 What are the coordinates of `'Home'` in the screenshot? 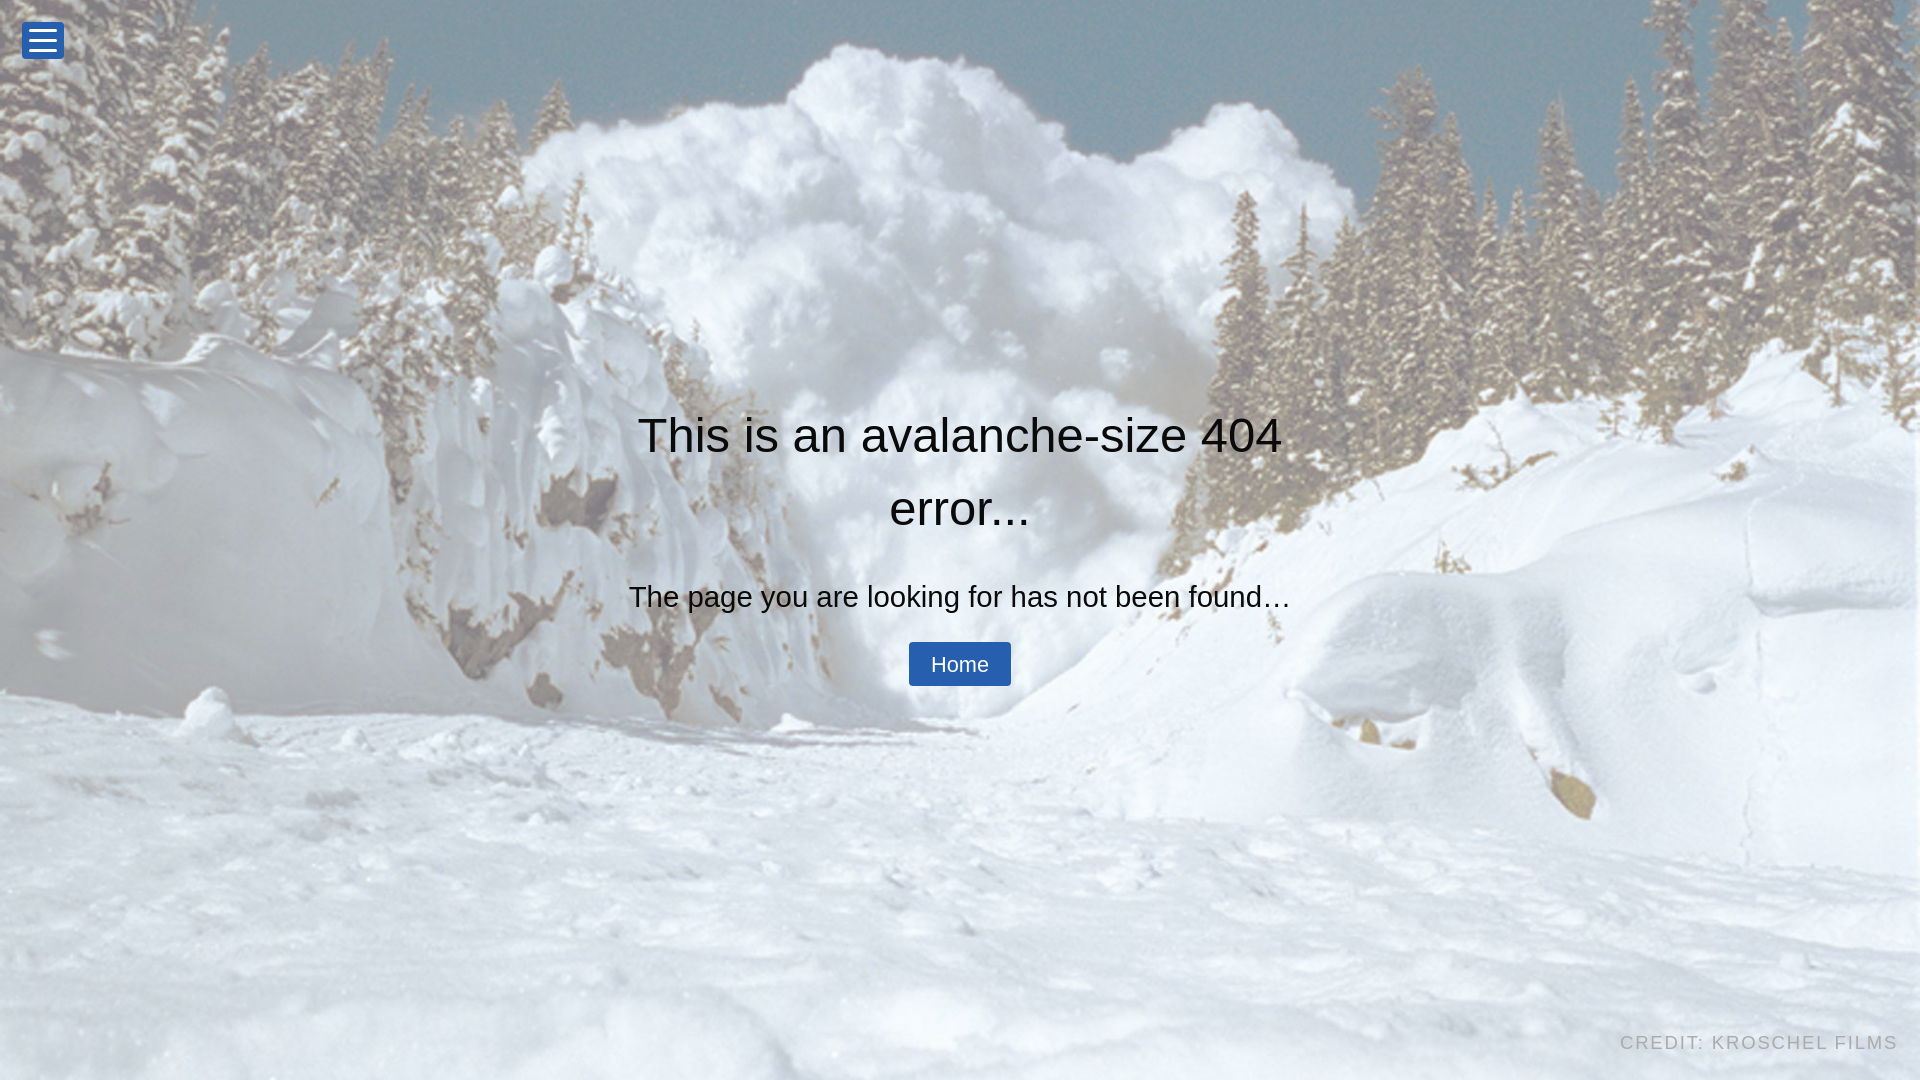 It's located at (960, 663).